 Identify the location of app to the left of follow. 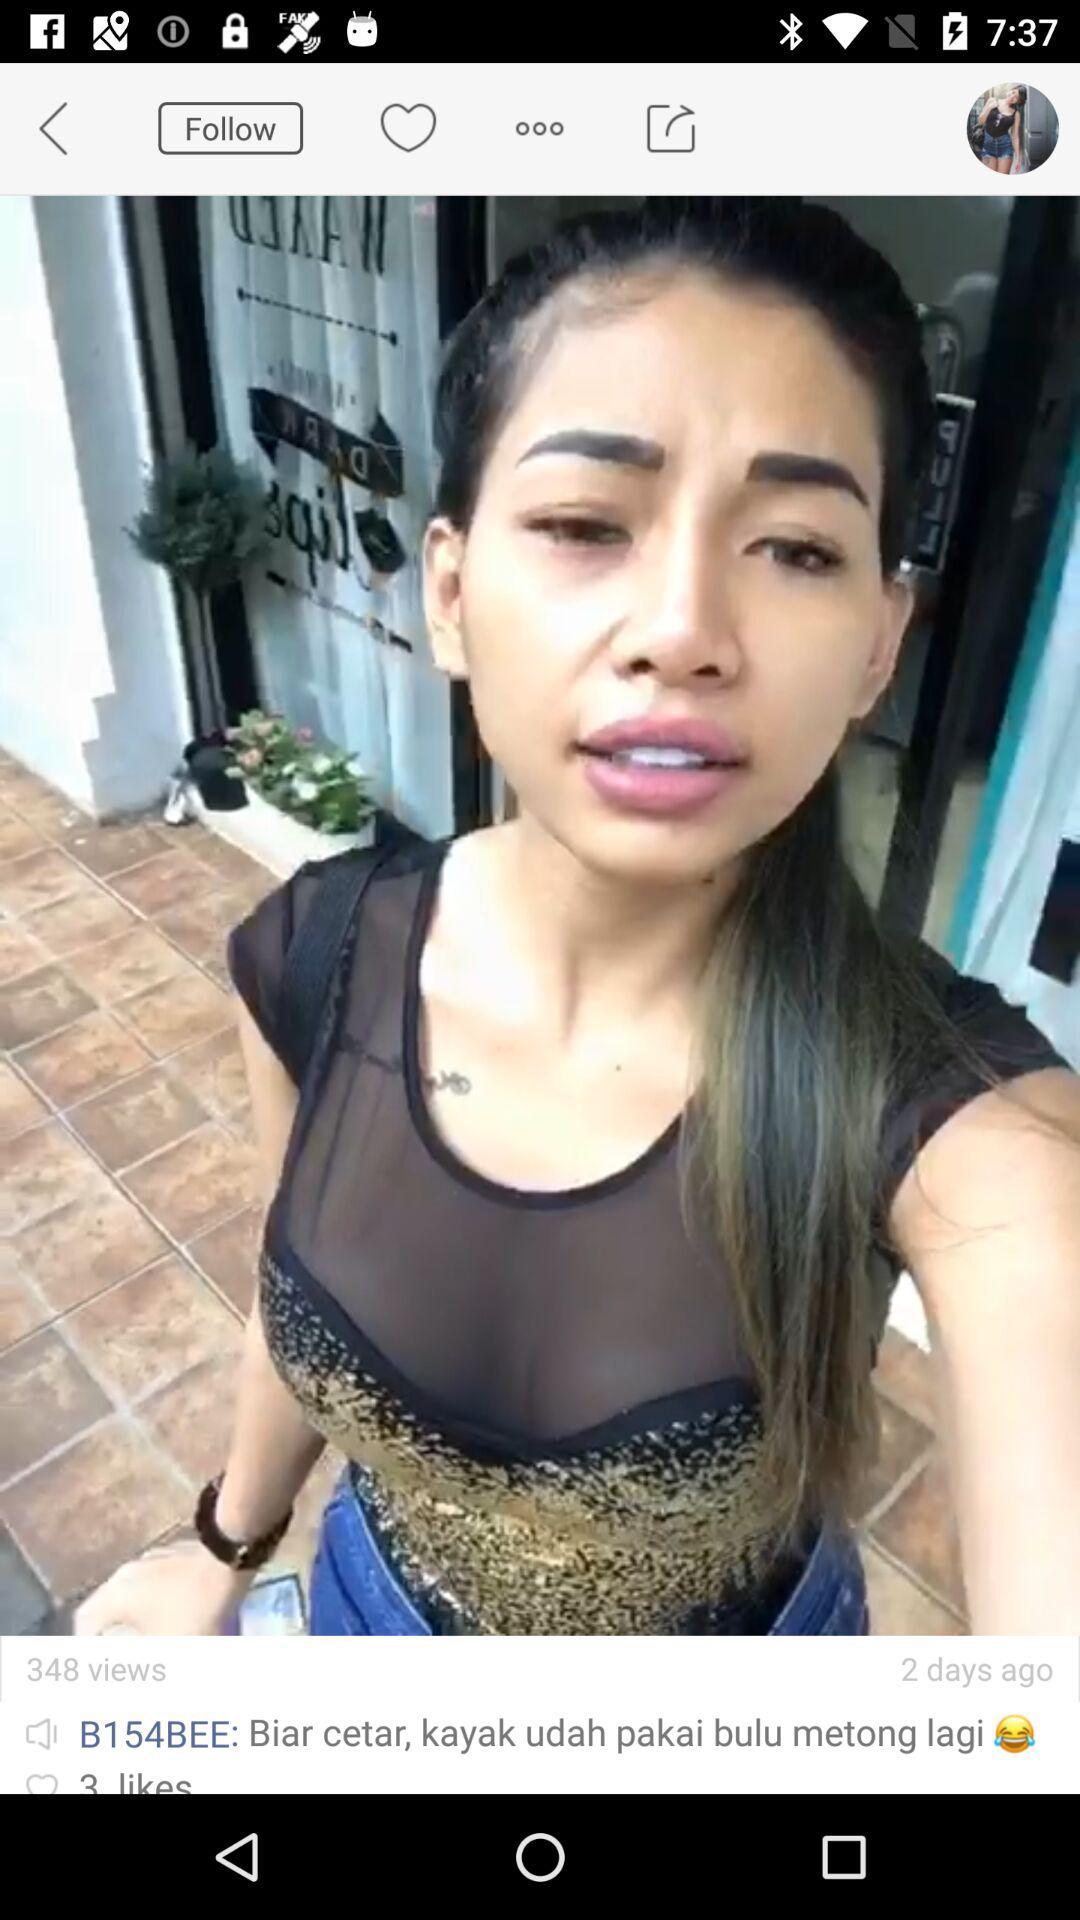
(64, 127).